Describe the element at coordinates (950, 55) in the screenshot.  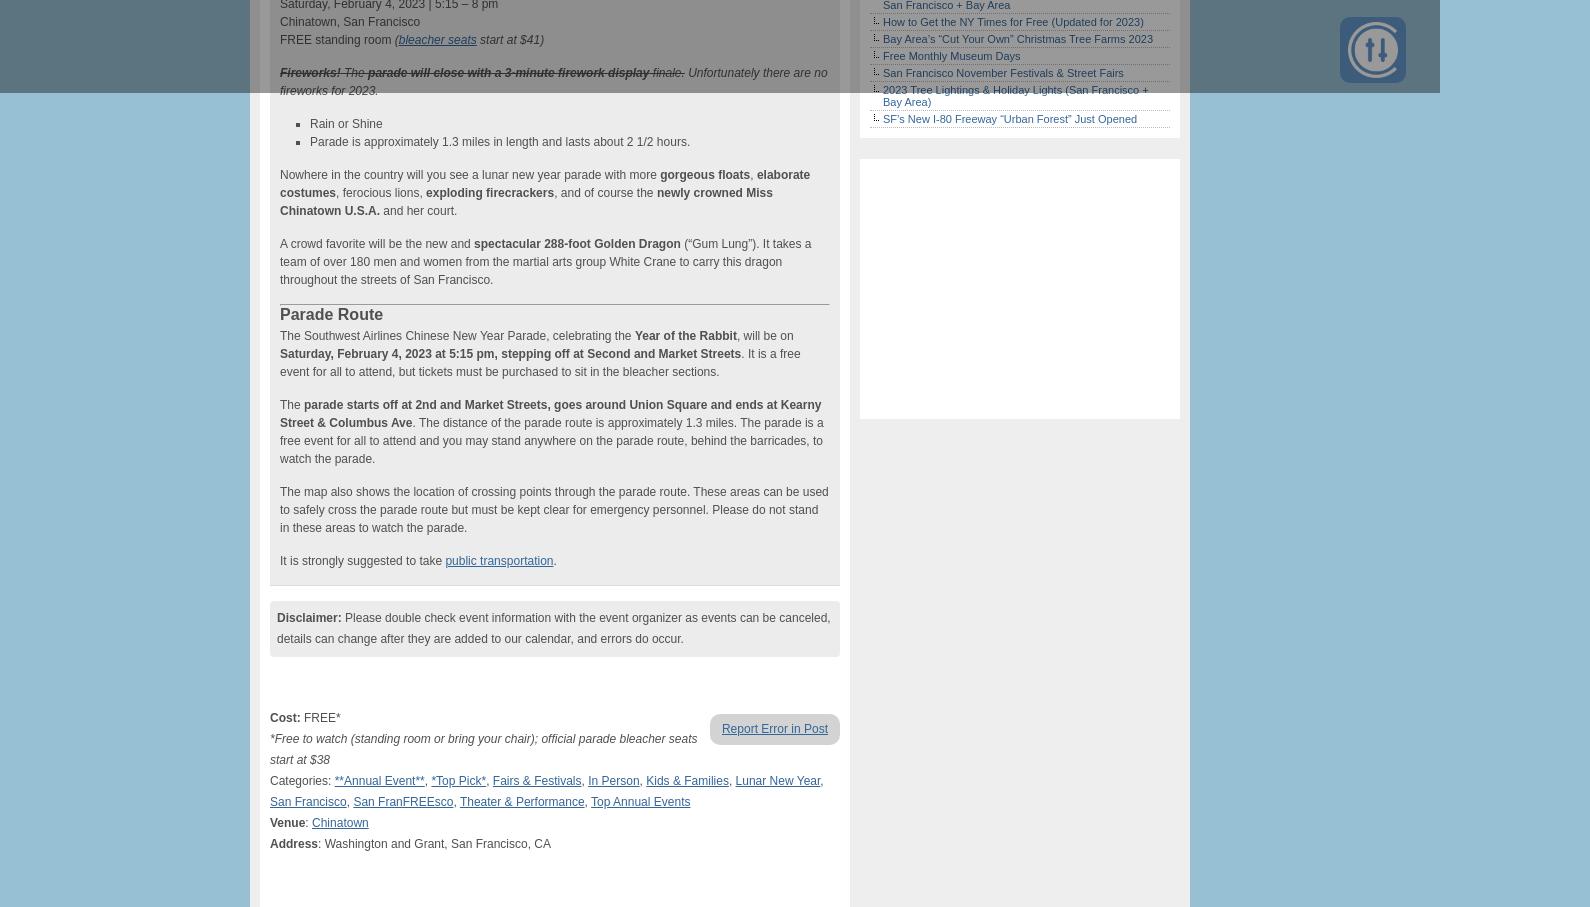
I see `'Free Monthly Museum Days'` at that location.